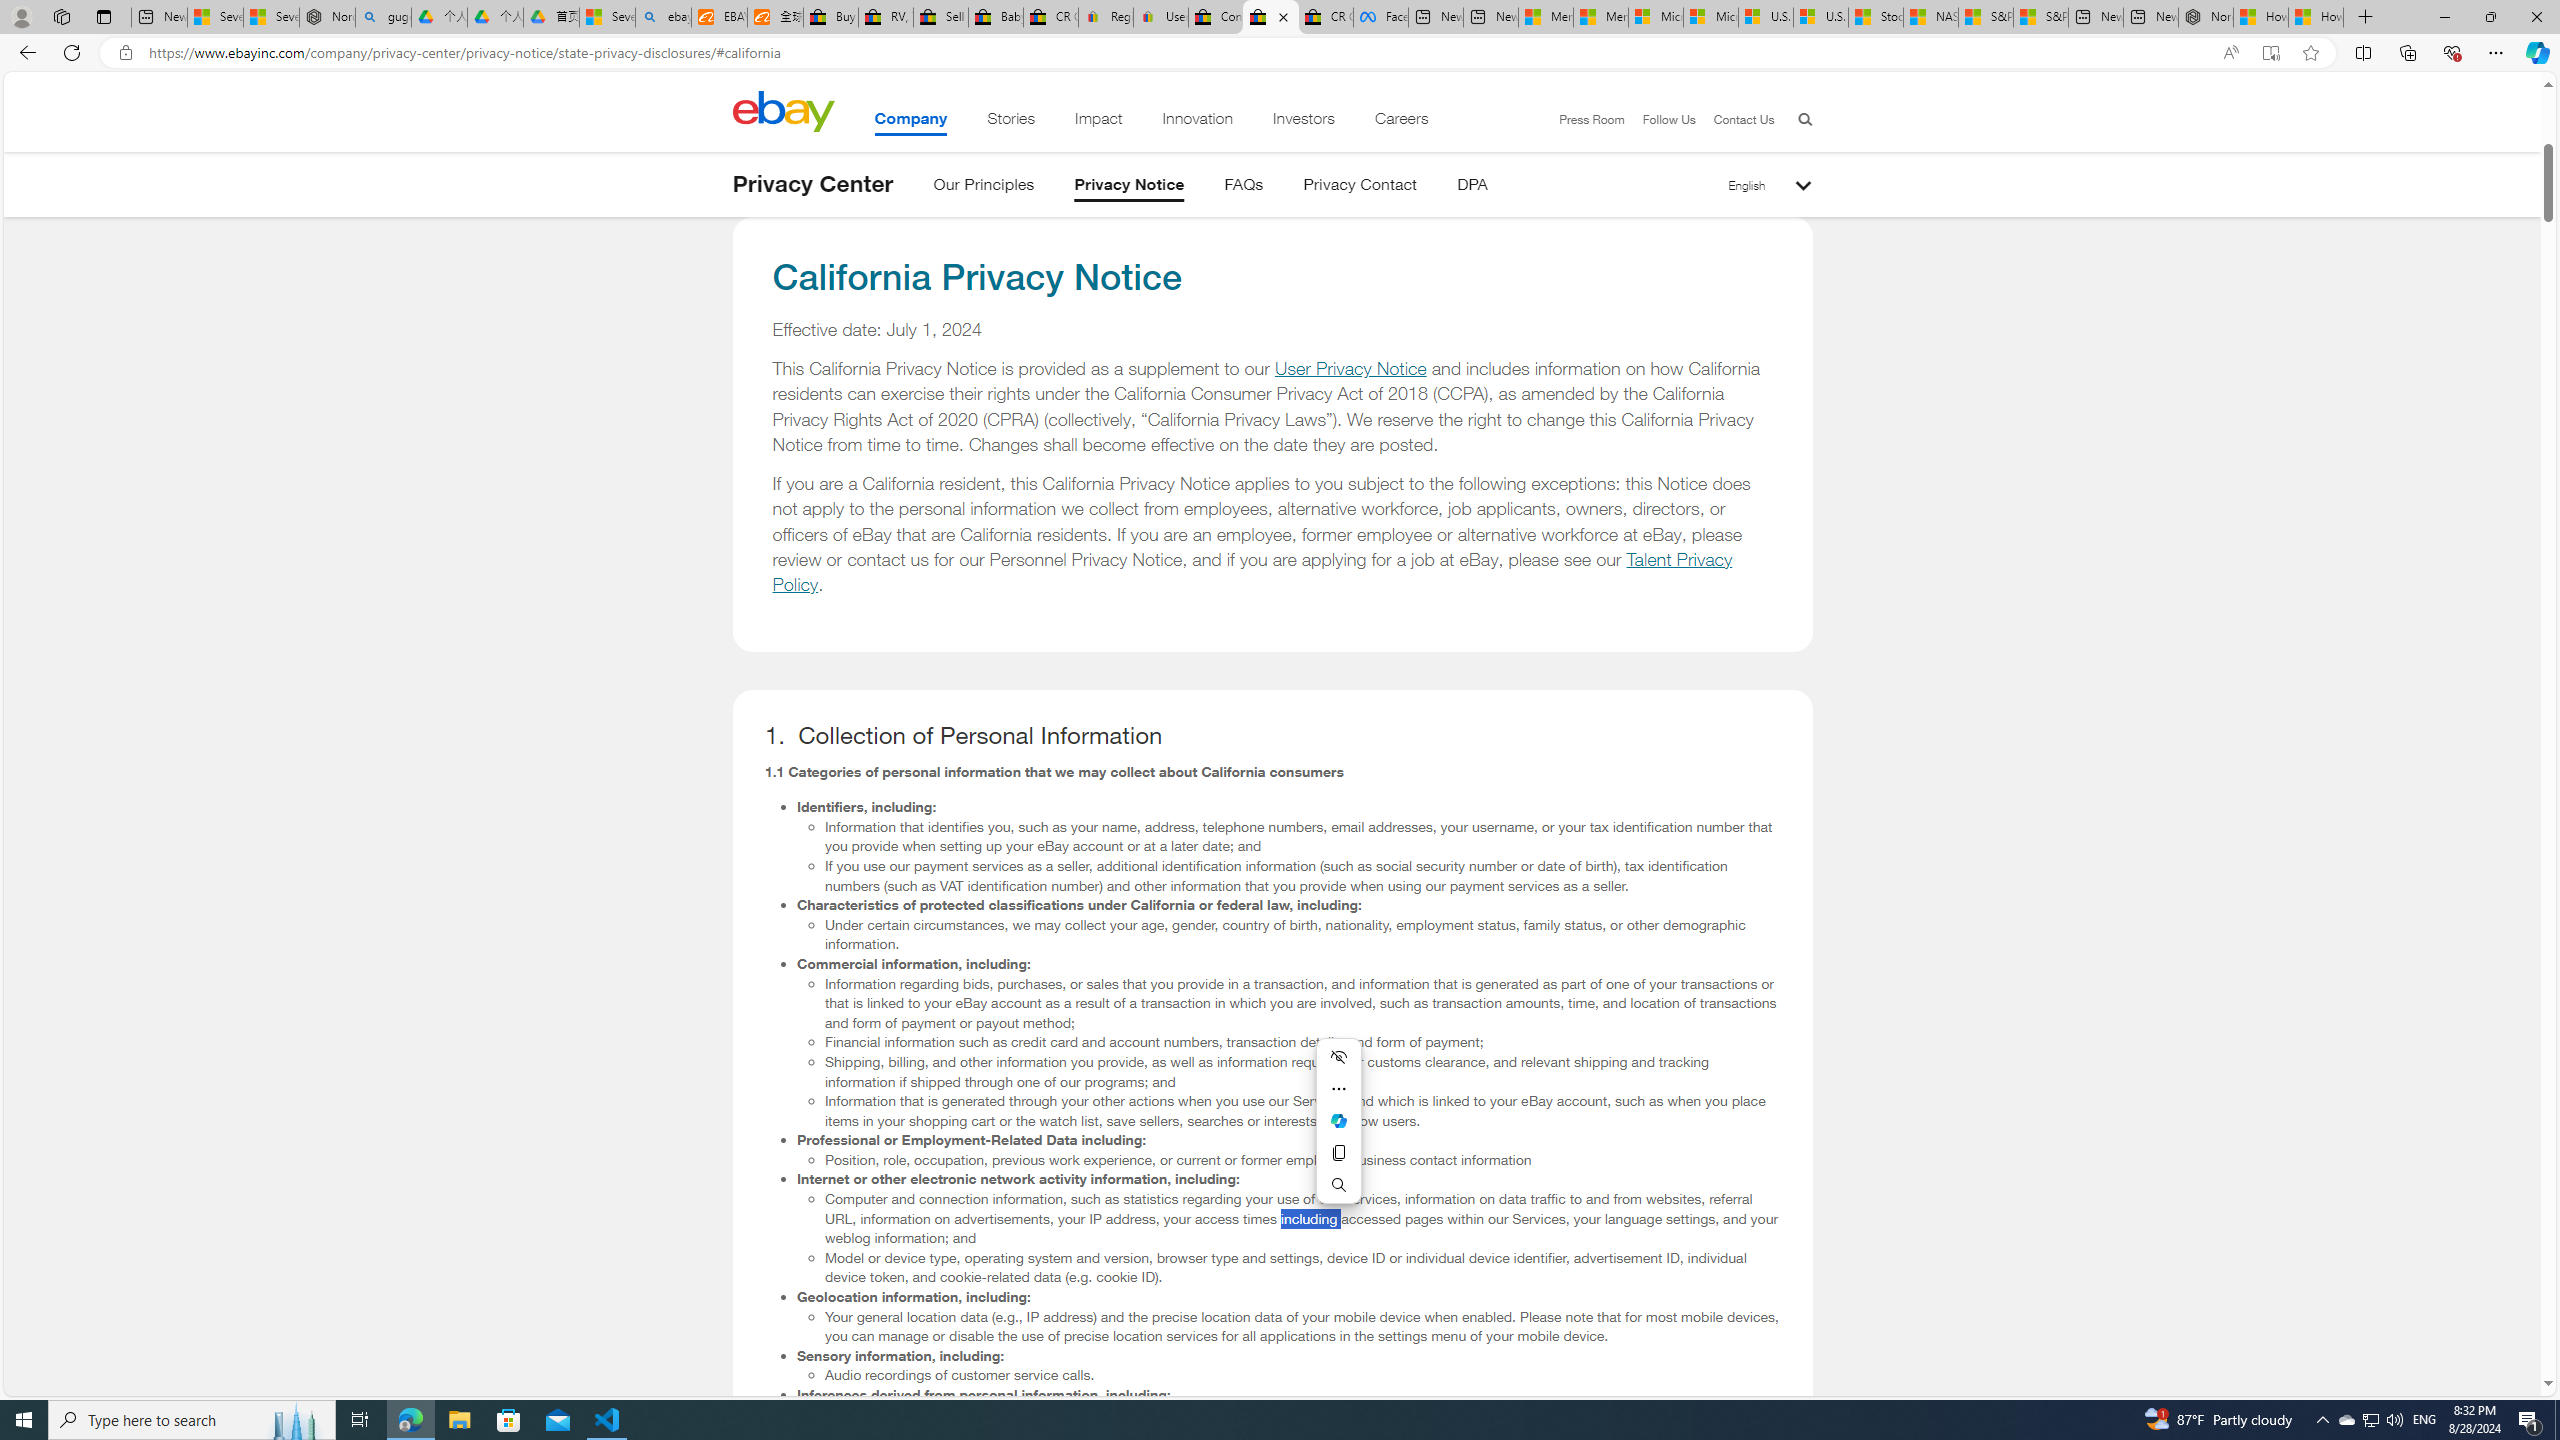 This screenshot has width=2560, height=1440. Describe the element at coordinates (383, 16) in the screenshot. I see `'guge yunpan - Search'` at that location.